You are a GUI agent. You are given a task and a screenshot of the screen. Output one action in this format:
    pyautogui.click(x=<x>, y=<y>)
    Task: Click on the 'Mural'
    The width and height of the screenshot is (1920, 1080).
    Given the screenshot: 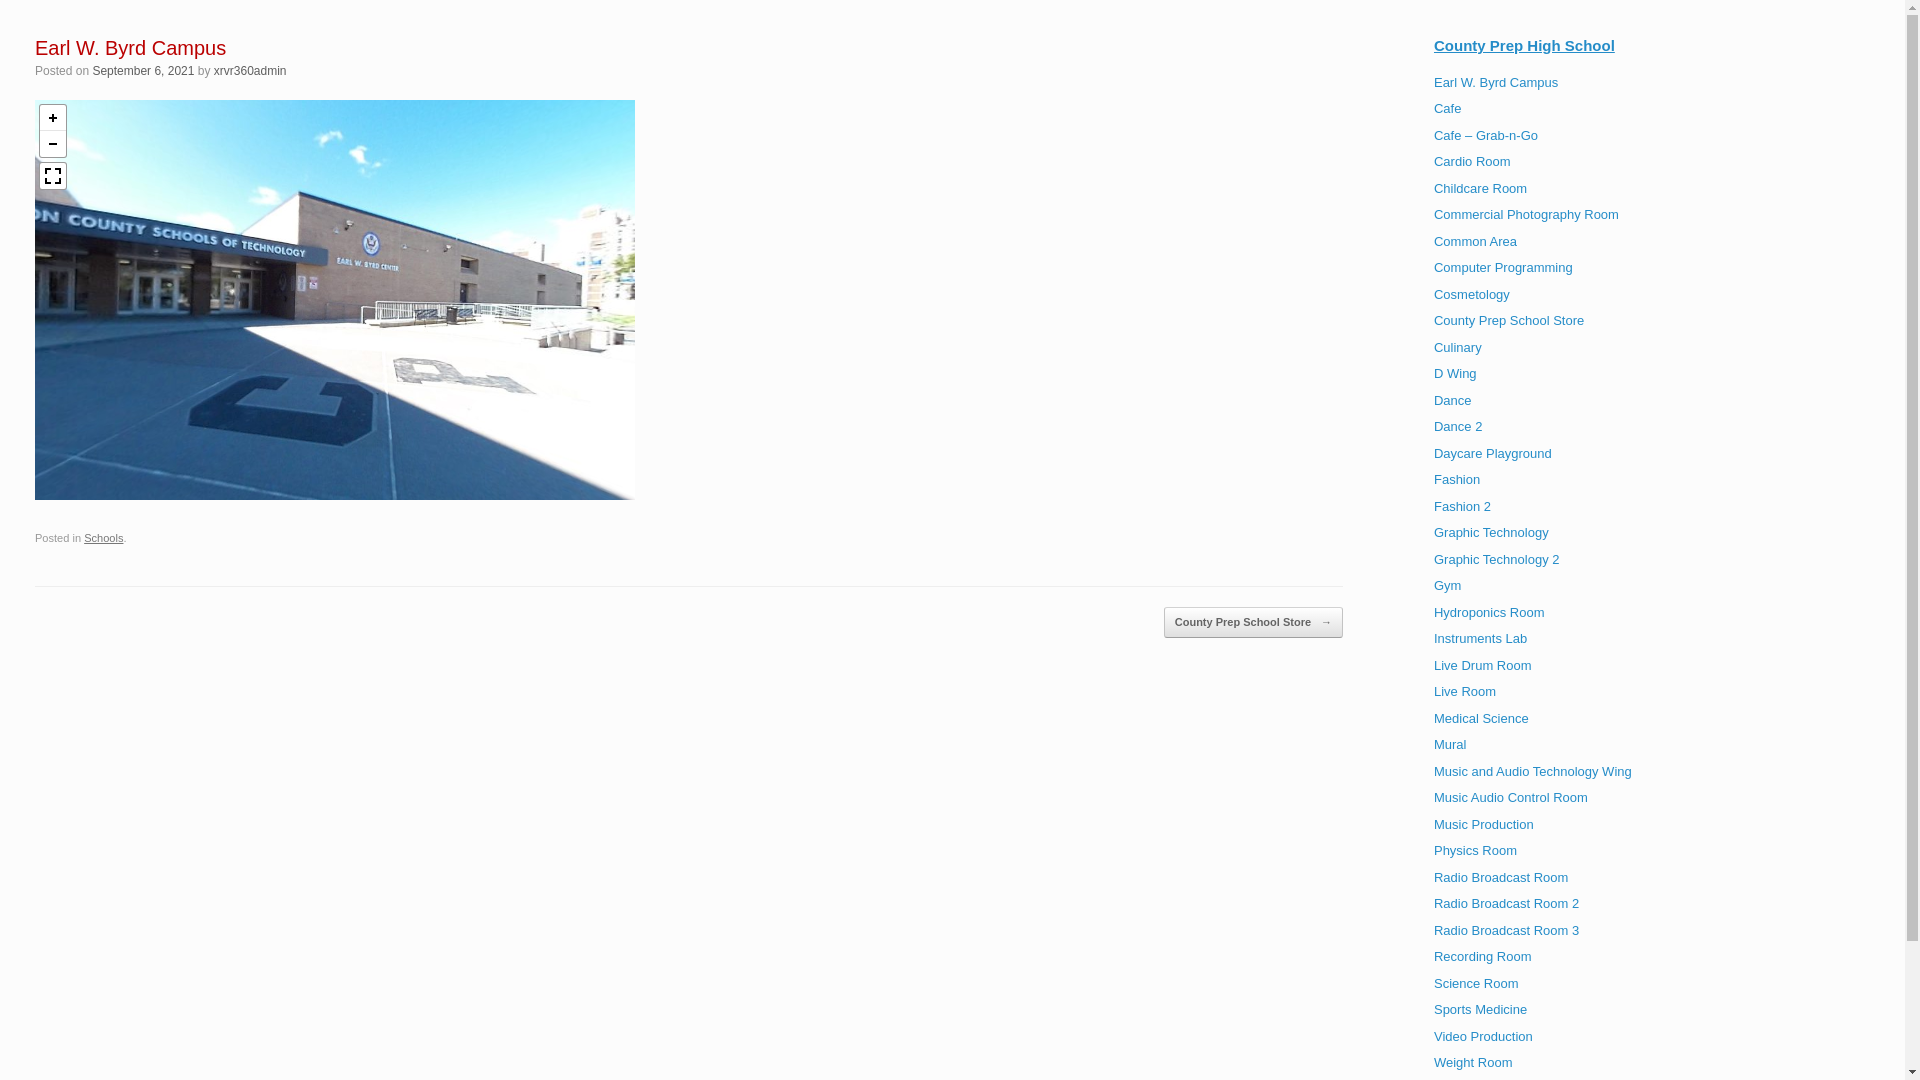 What is the action you would take?
    pyautogui.click(x=1450, y=744)
    